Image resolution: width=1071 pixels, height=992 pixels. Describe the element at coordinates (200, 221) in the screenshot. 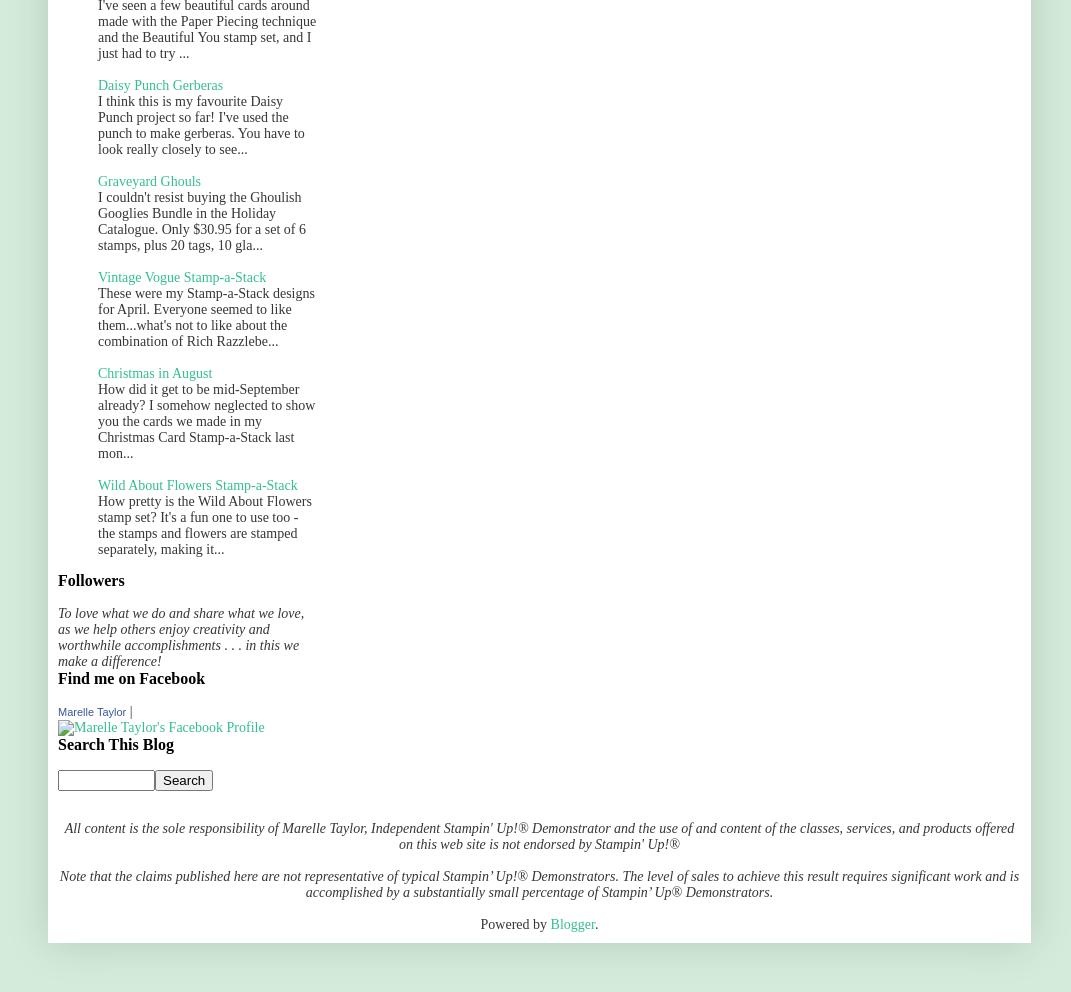

I see `'I couldn't resist buying the  Ghoulish Googlies Bundle in the Holiday Catalogue. Only $30.95 for a set of 6 stamps, plus 20 tags, 10 gla...'` at that location.